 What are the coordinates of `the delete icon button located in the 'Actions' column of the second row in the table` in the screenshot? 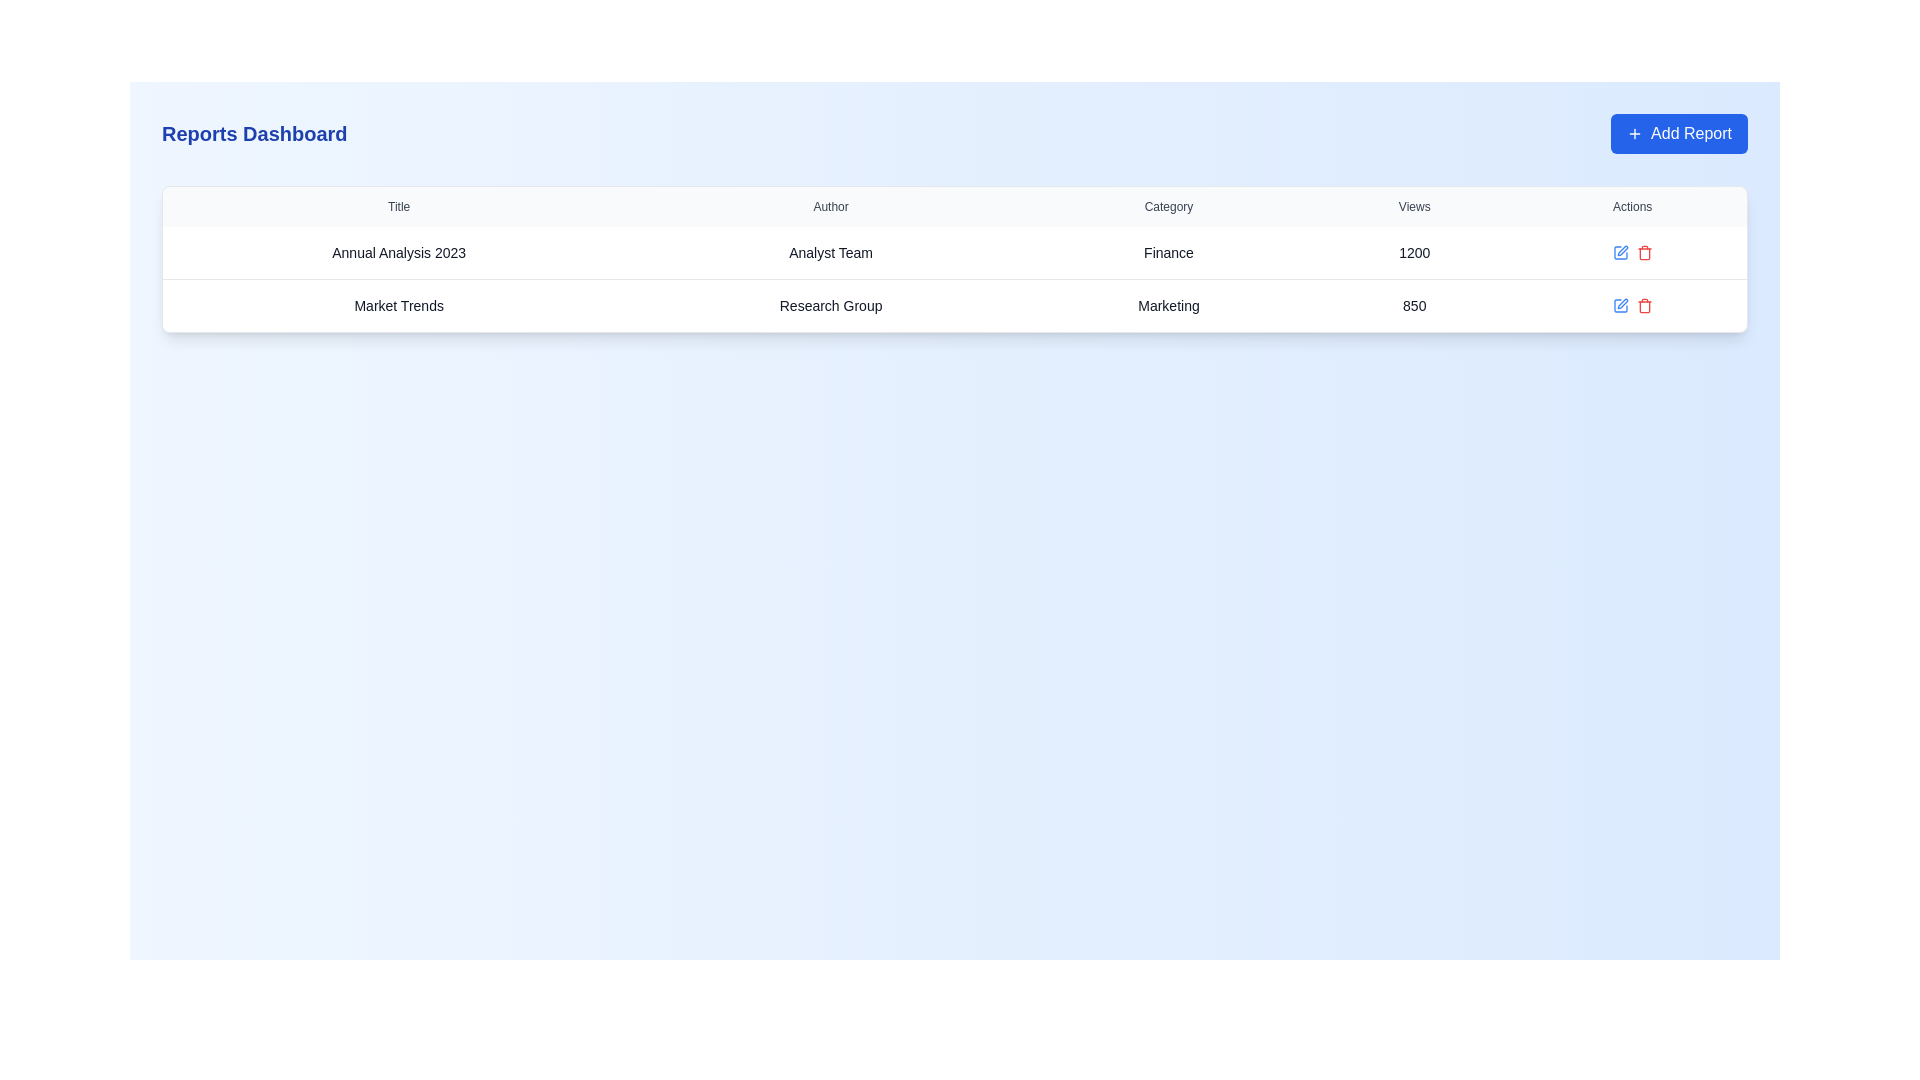 It's located at (1644, 252).